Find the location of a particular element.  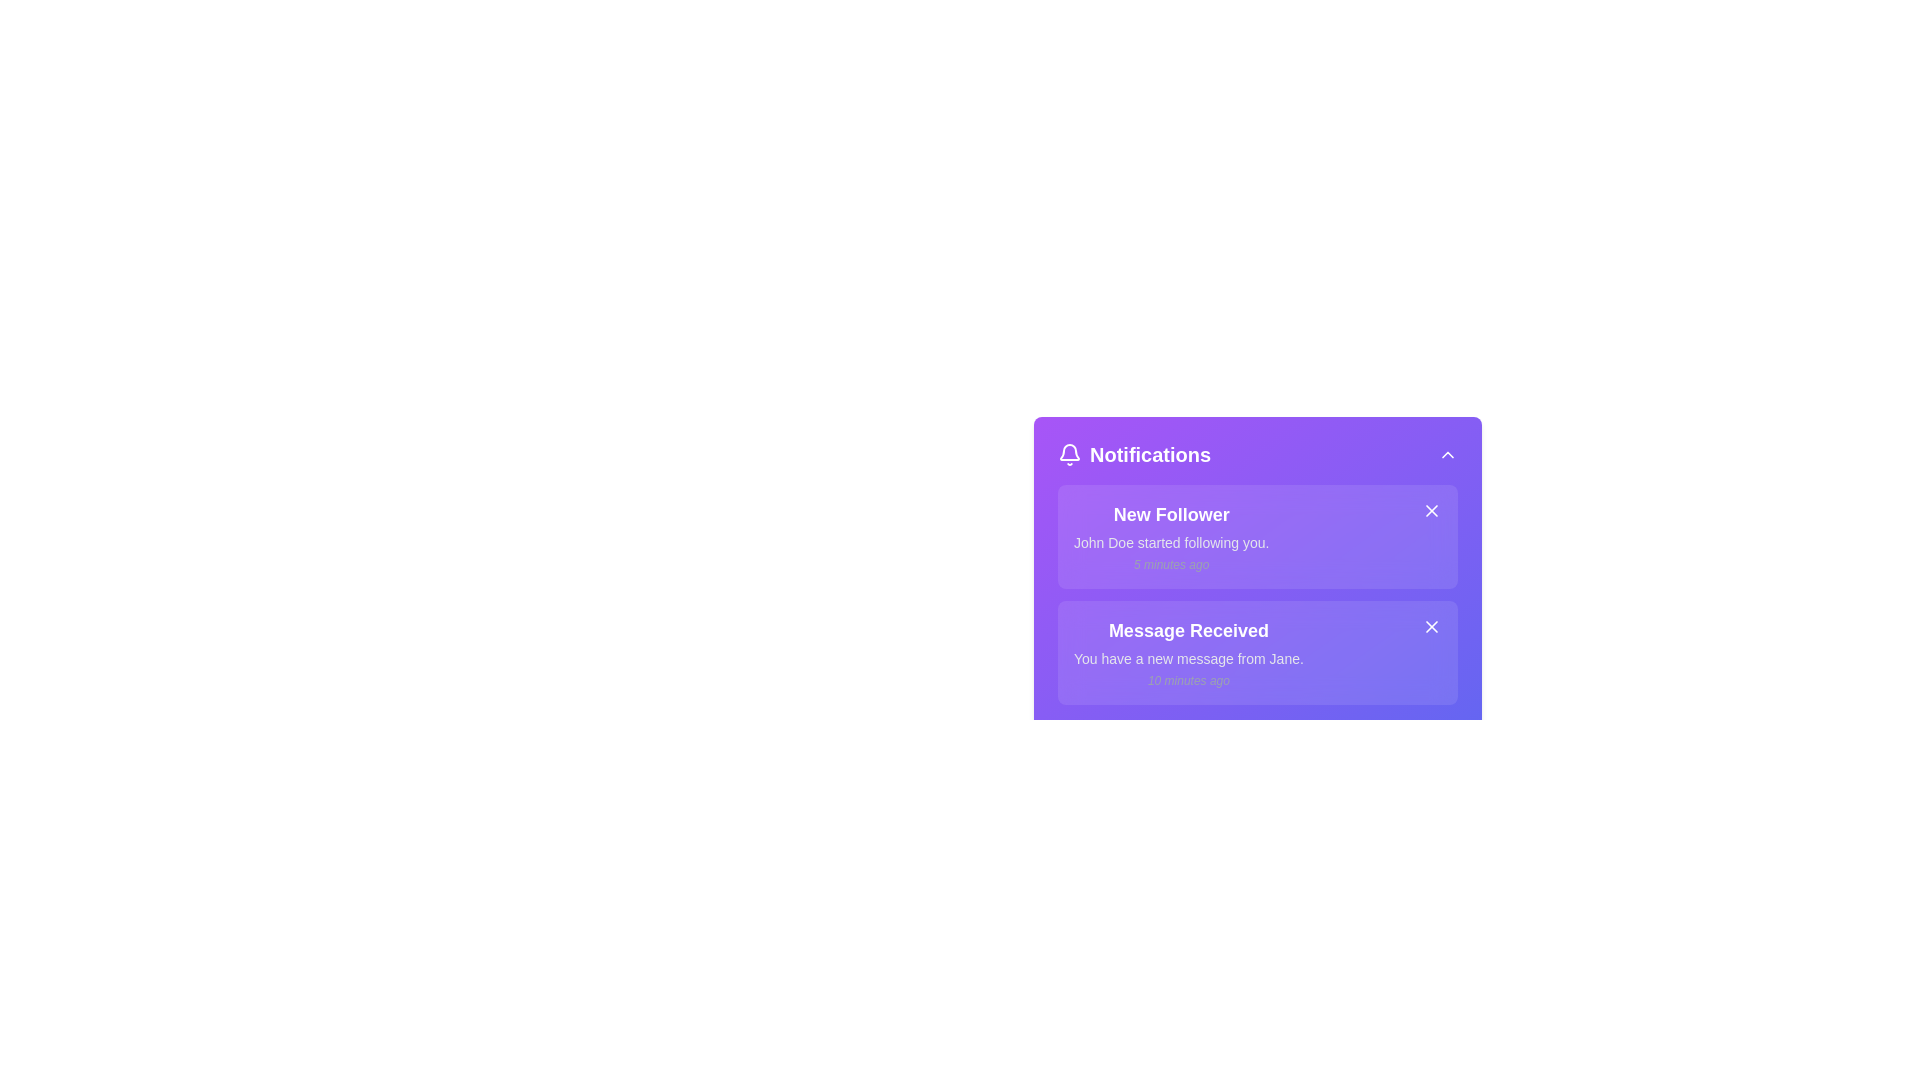

the close icon on the top-right corner of the 'Message Received' notification block is located at coordinates (1430, 626).